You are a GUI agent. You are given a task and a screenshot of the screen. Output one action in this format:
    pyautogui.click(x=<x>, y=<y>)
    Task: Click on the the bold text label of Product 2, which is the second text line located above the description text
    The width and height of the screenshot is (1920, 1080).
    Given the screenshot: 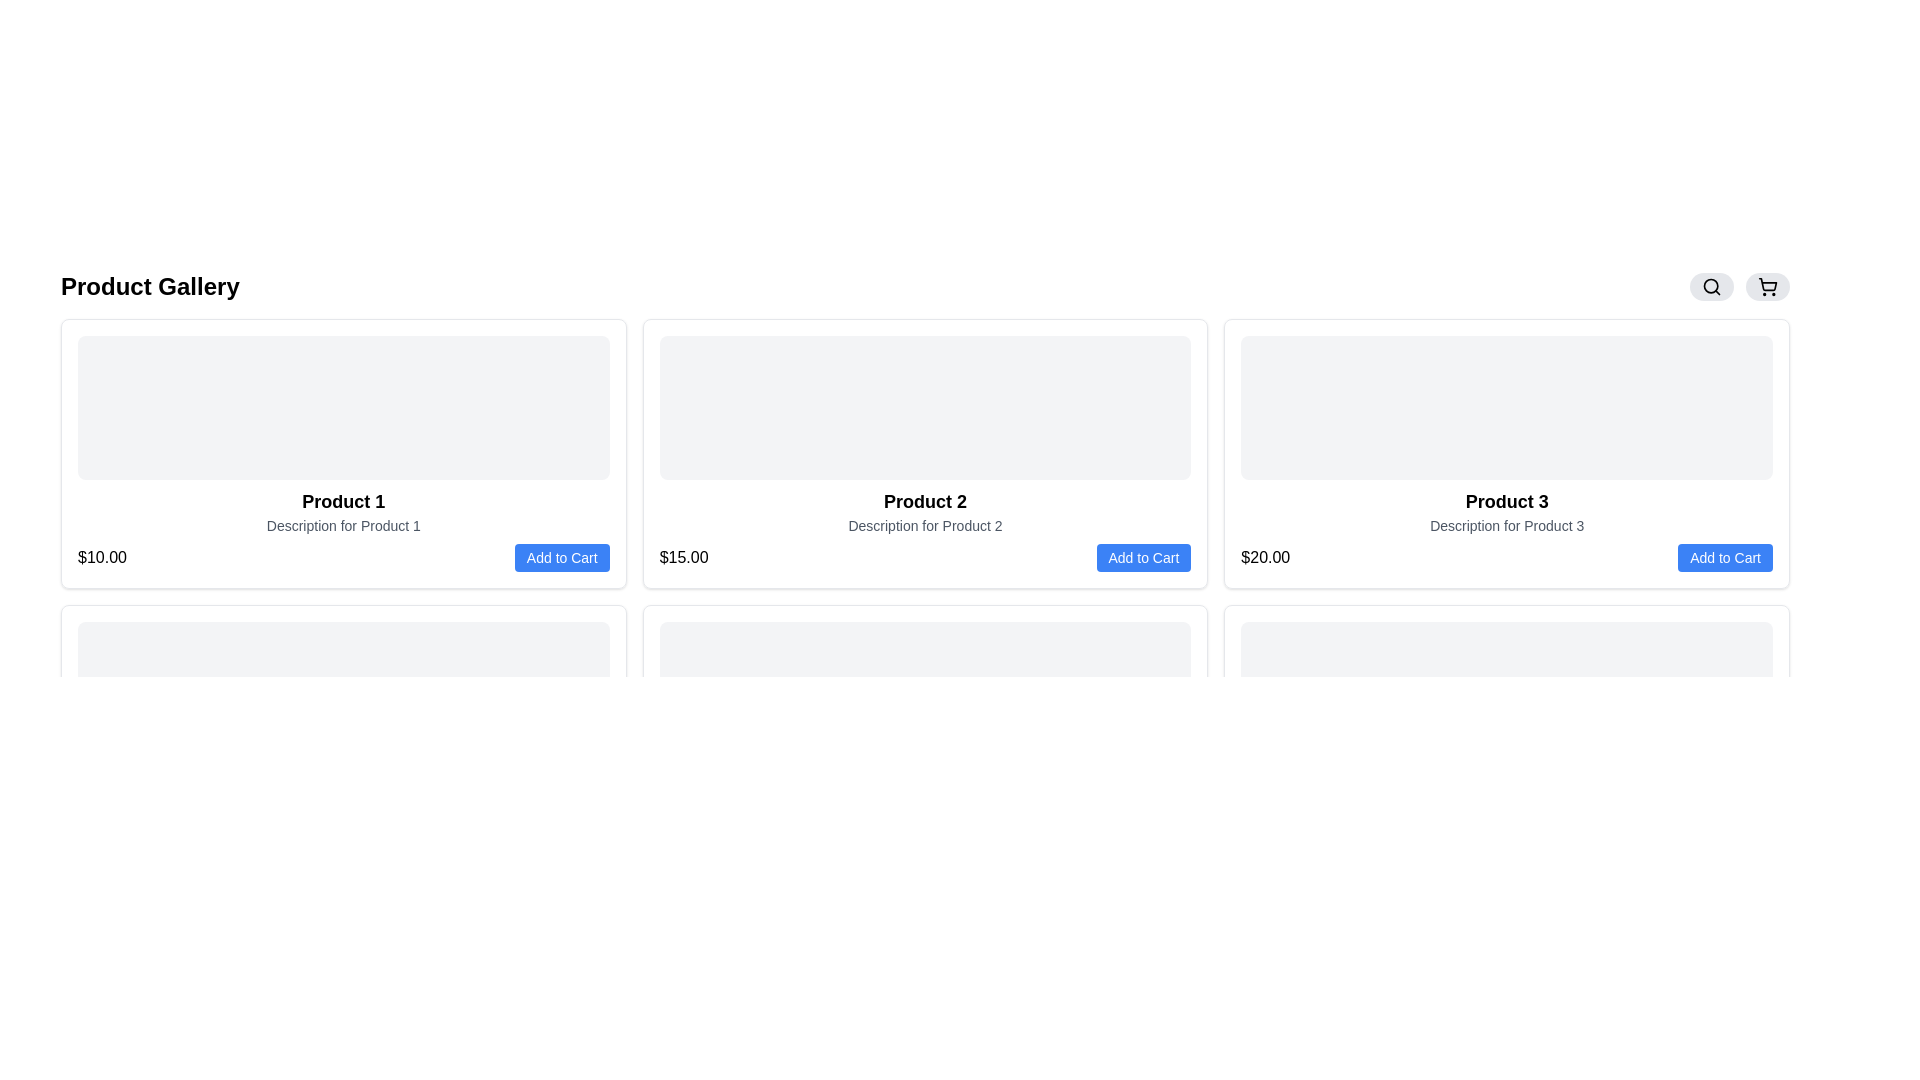 What is the action you would take?
    pyautogui.click(x=924, y=500)
    